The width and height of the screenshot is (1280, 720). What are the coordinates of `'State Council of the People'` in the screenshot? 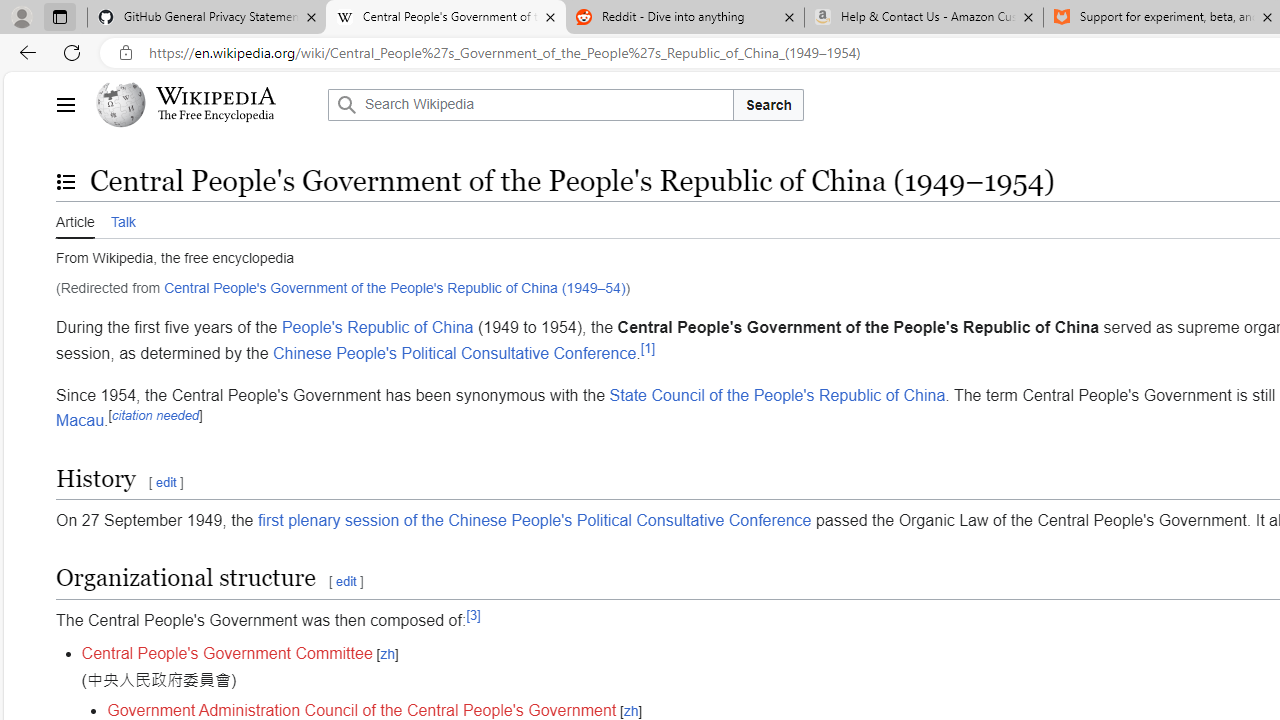 It's located at (776, 394).